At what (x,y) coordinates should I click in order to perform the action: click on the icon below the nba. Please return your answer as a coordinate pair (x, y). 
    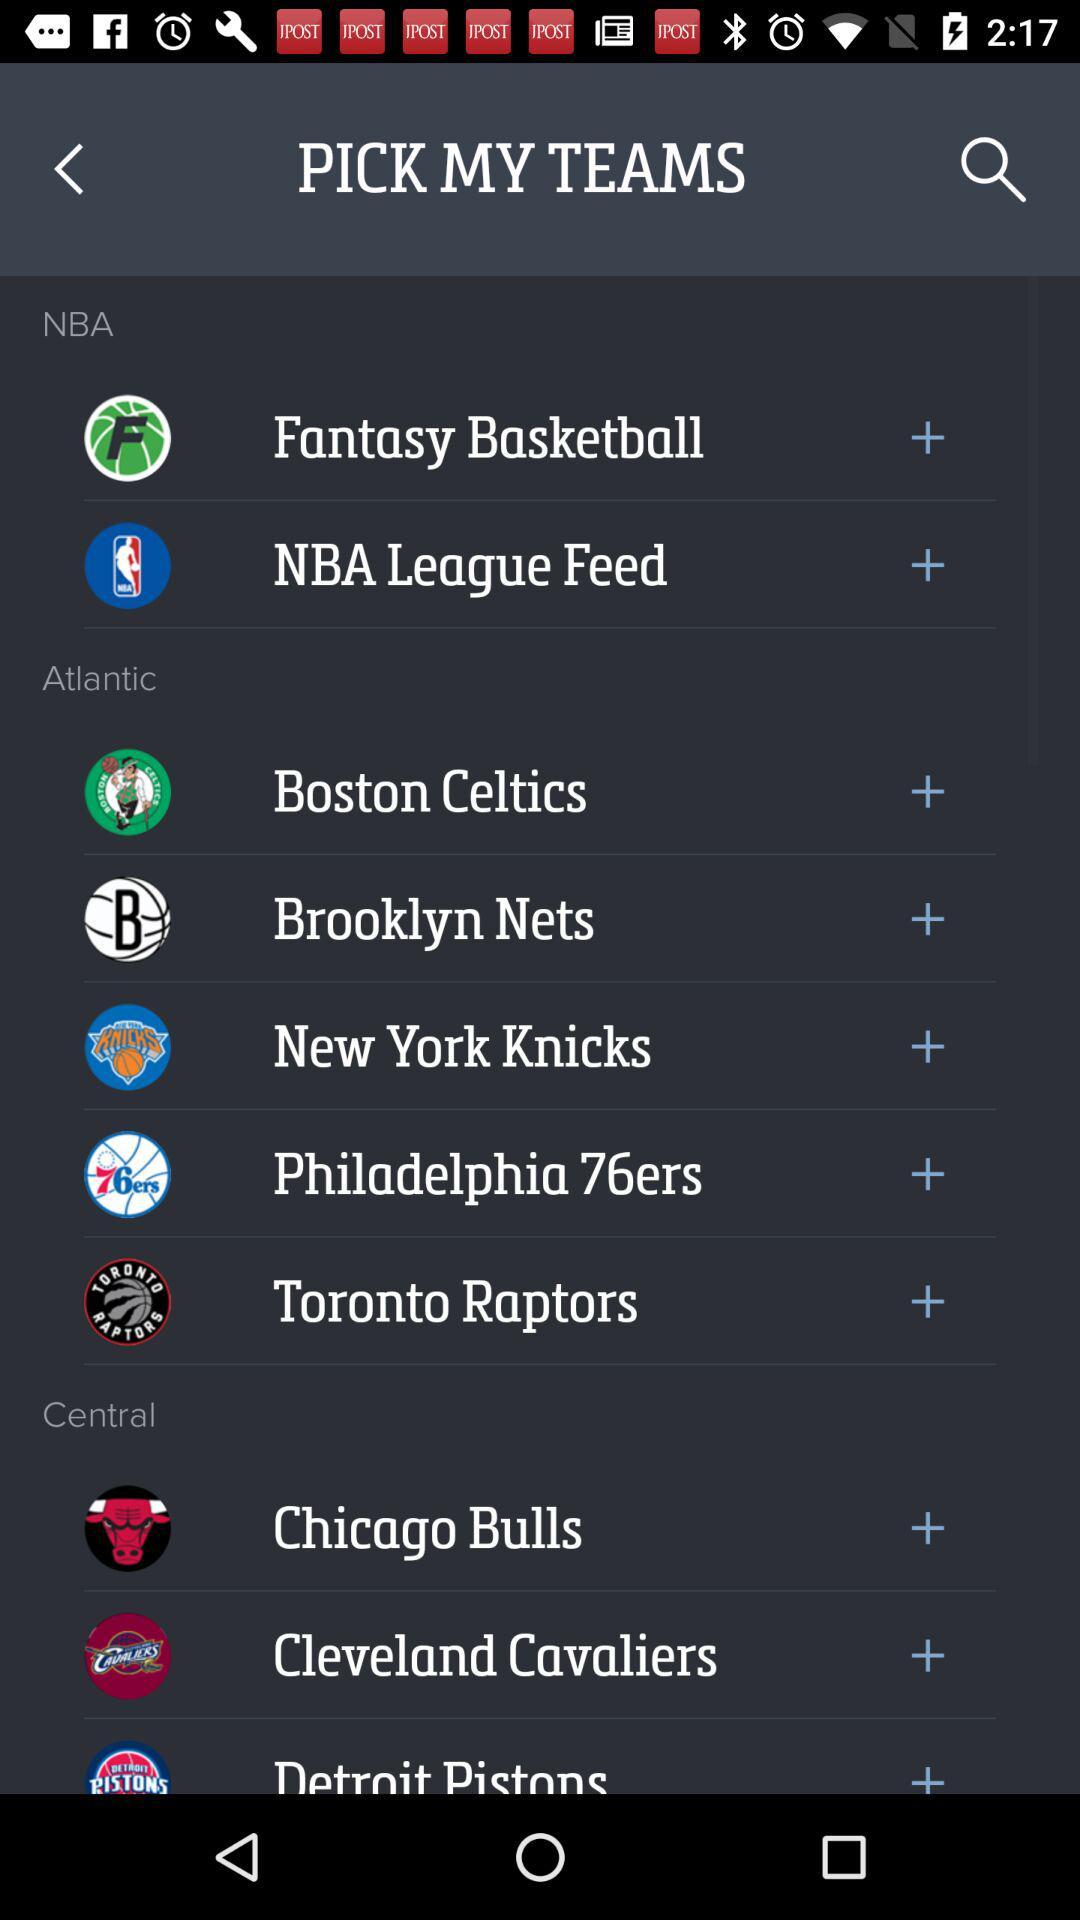
    Looking at the image, I should click on (127, 422).